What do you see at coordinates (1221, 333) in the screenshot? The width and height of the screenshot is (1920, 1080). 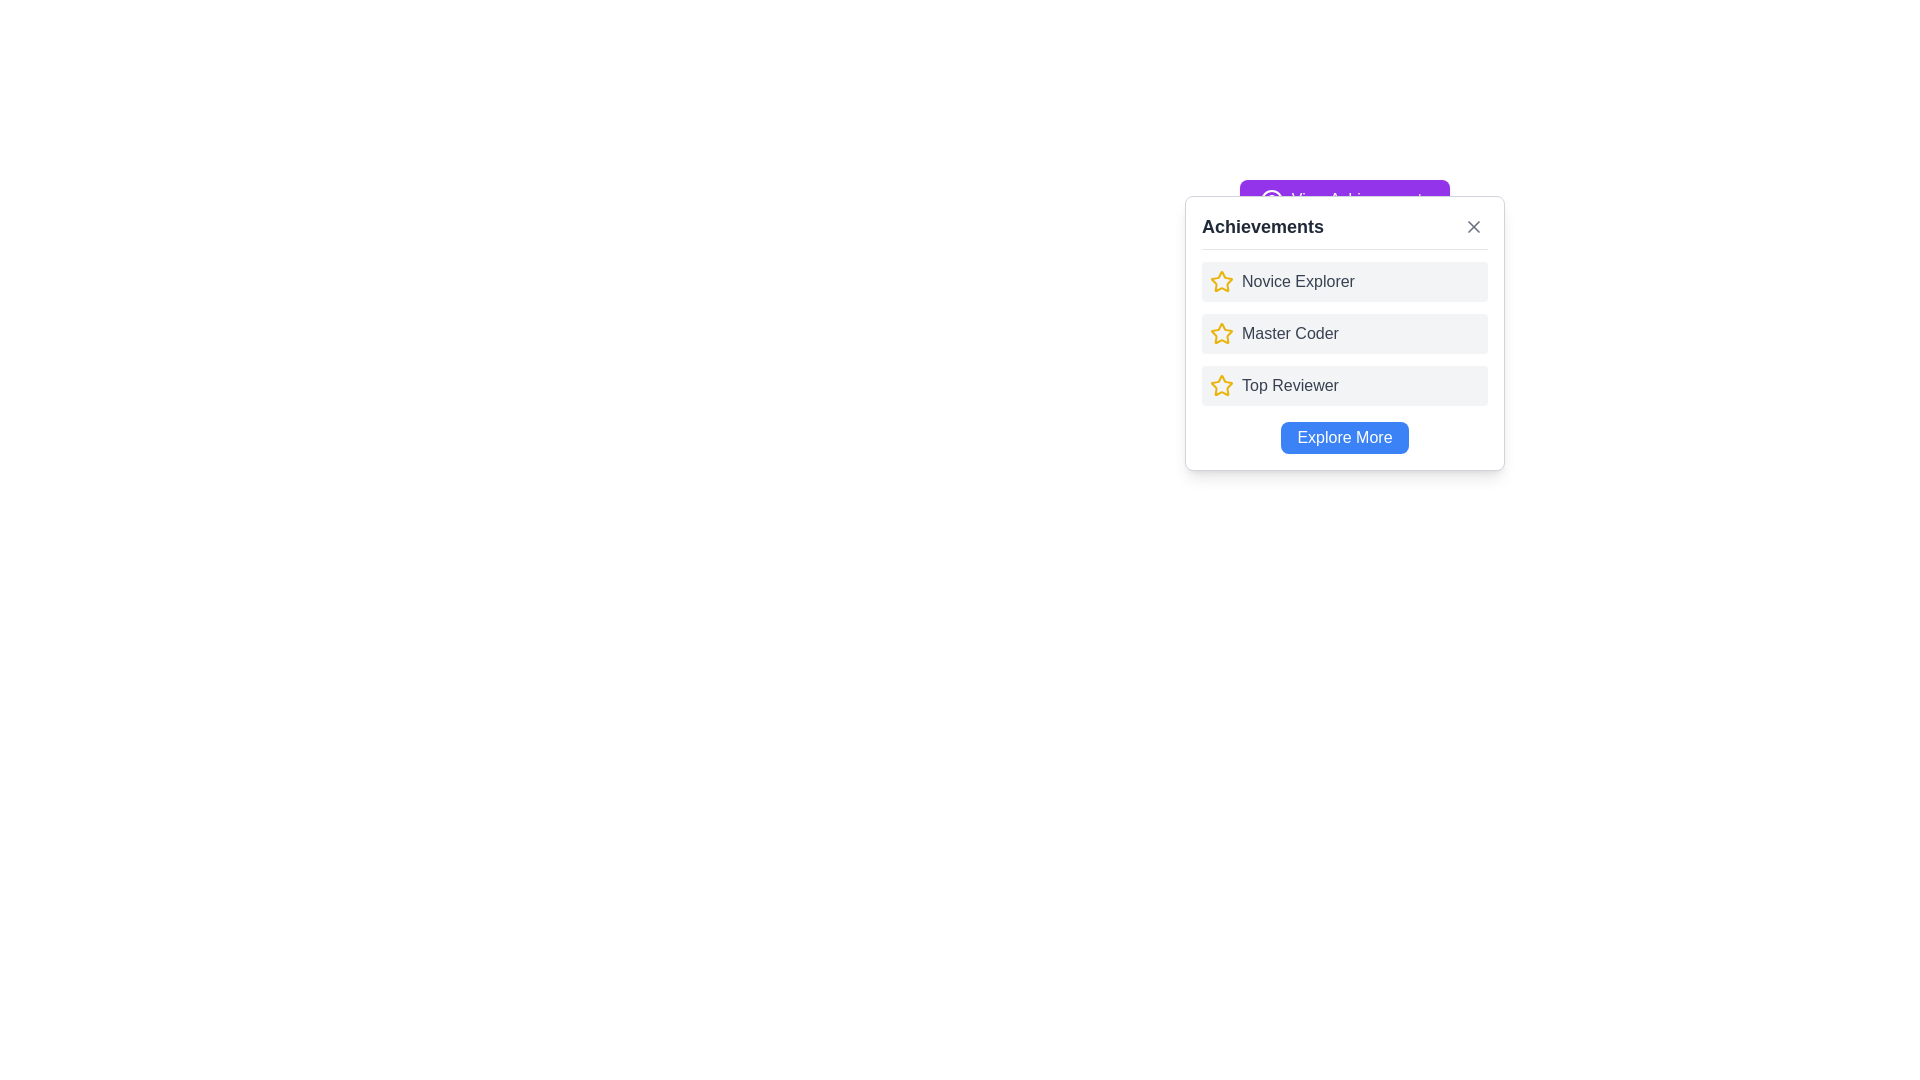 I see `the star-shaped icon with a yellow fill and black border, located to the left of the text 'Master Coder' within the 'Achievements' modal box` at bounding box center [1221, 333].